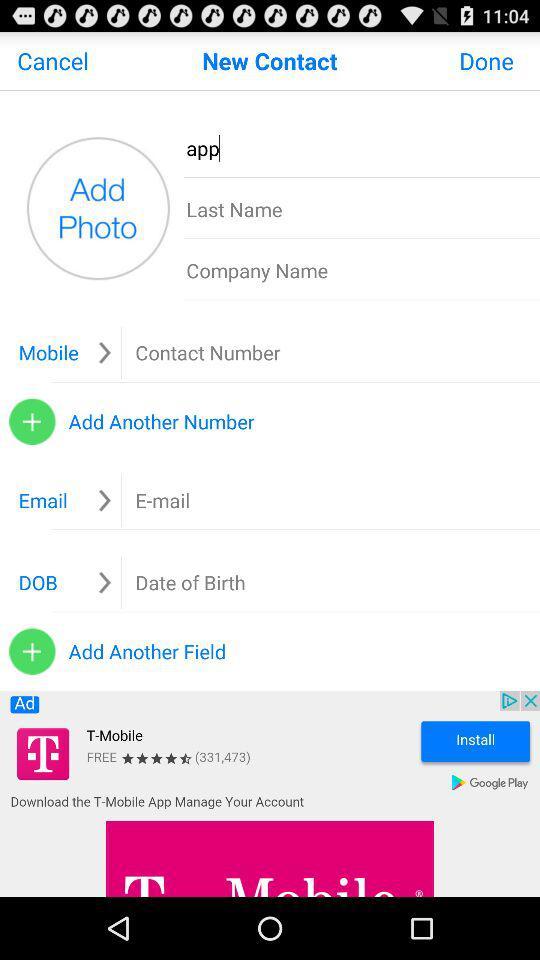  What do you see at coordinates (97, 208) in the screenshot?
I see `this button allows you to add picture` at bounding box center [97, 208].